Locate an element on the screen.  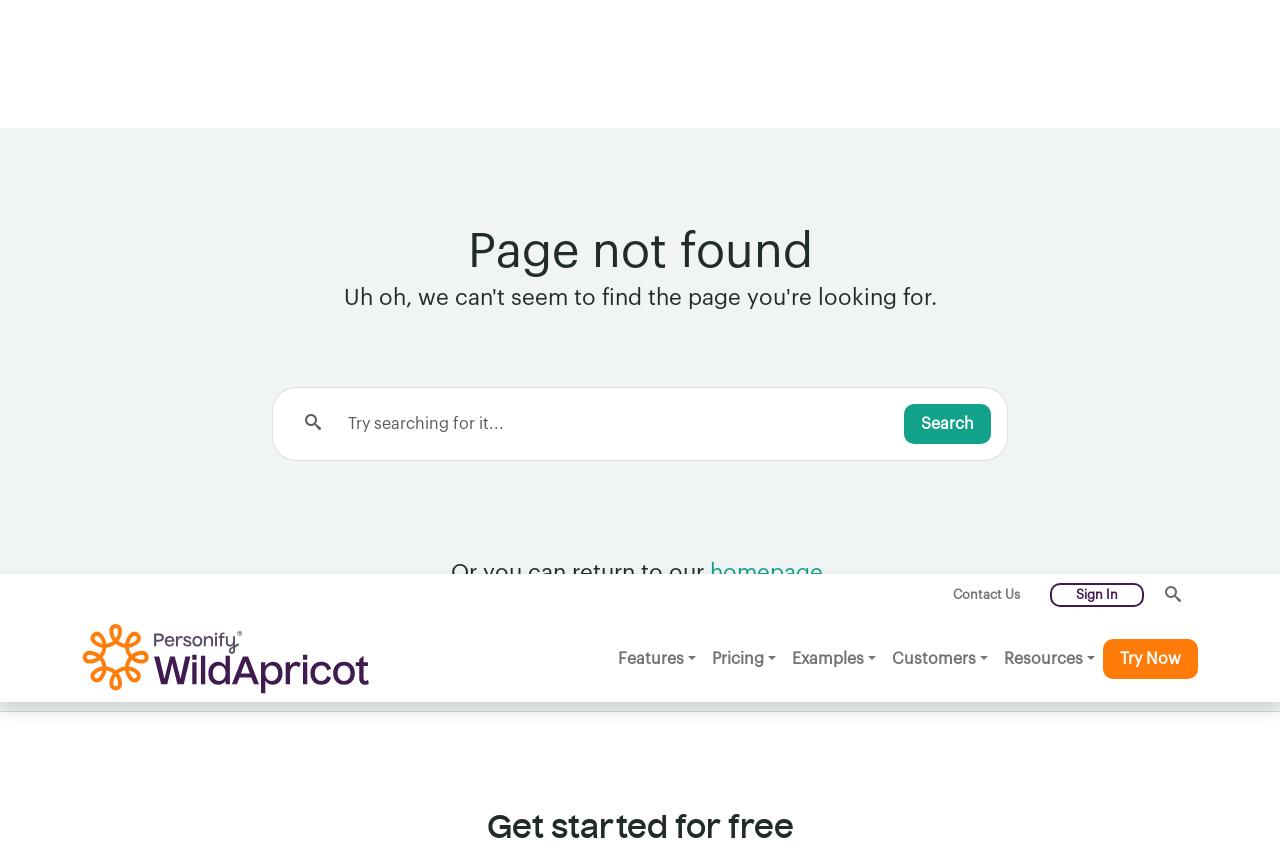
'Security' is located at coordinates (112, 741).